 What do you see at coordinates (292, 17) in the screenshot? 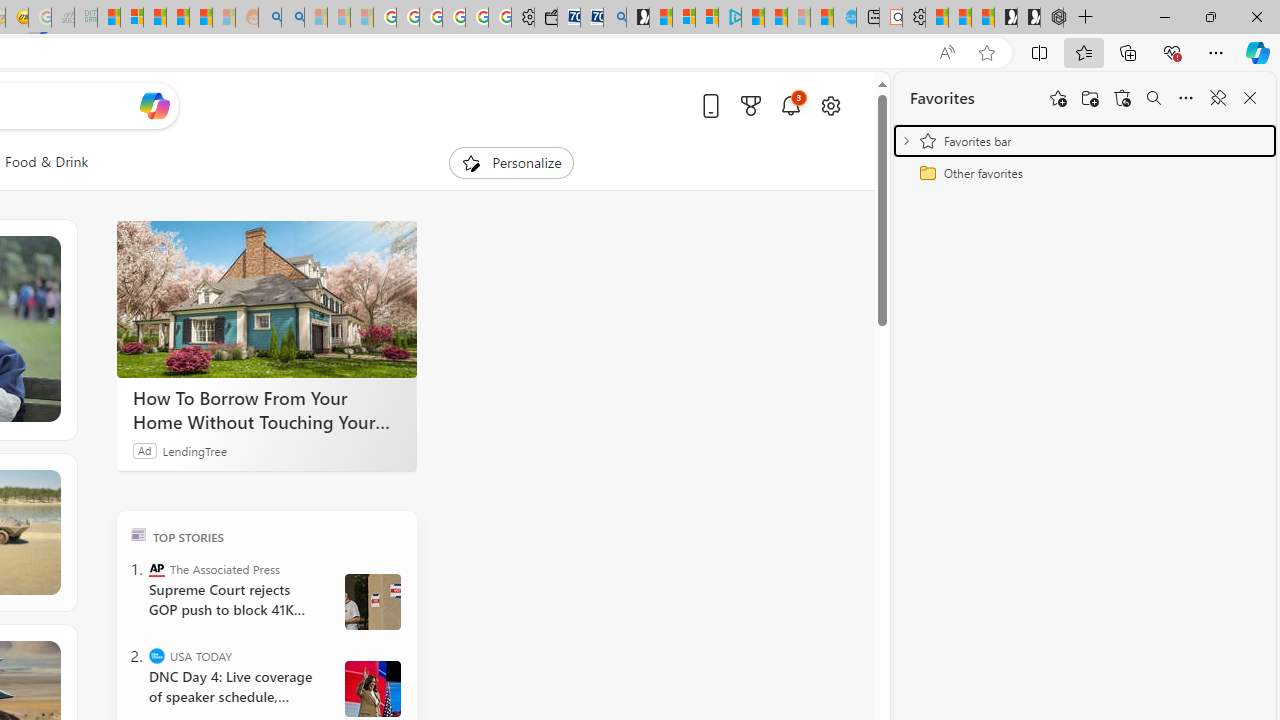
I see `'Utah sues federal government - Search'` at bounding box center [292, 17].